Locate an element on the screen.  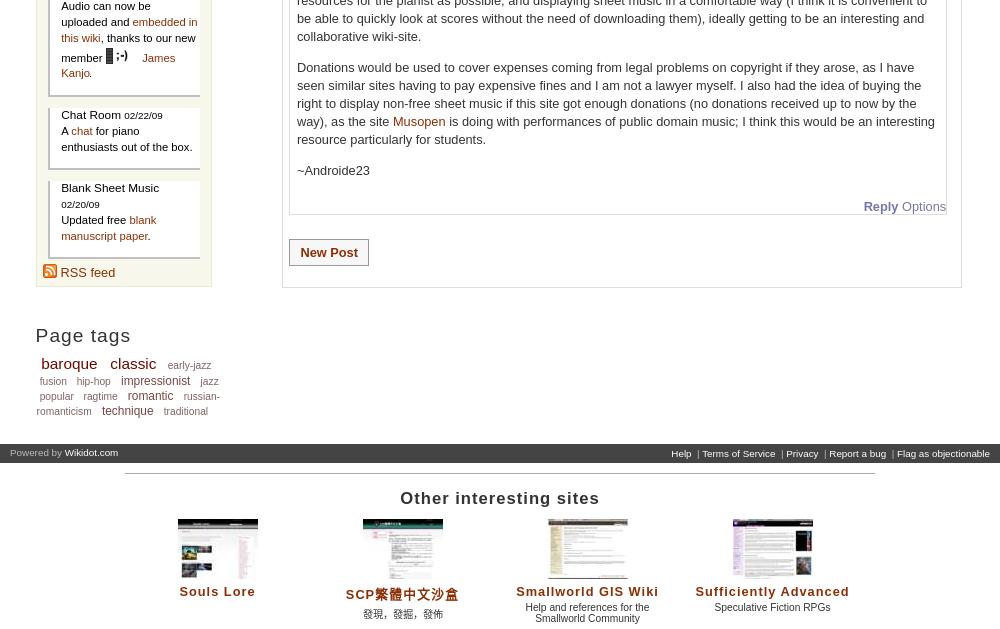
'Updated free' is located at coordinates (61, 219).